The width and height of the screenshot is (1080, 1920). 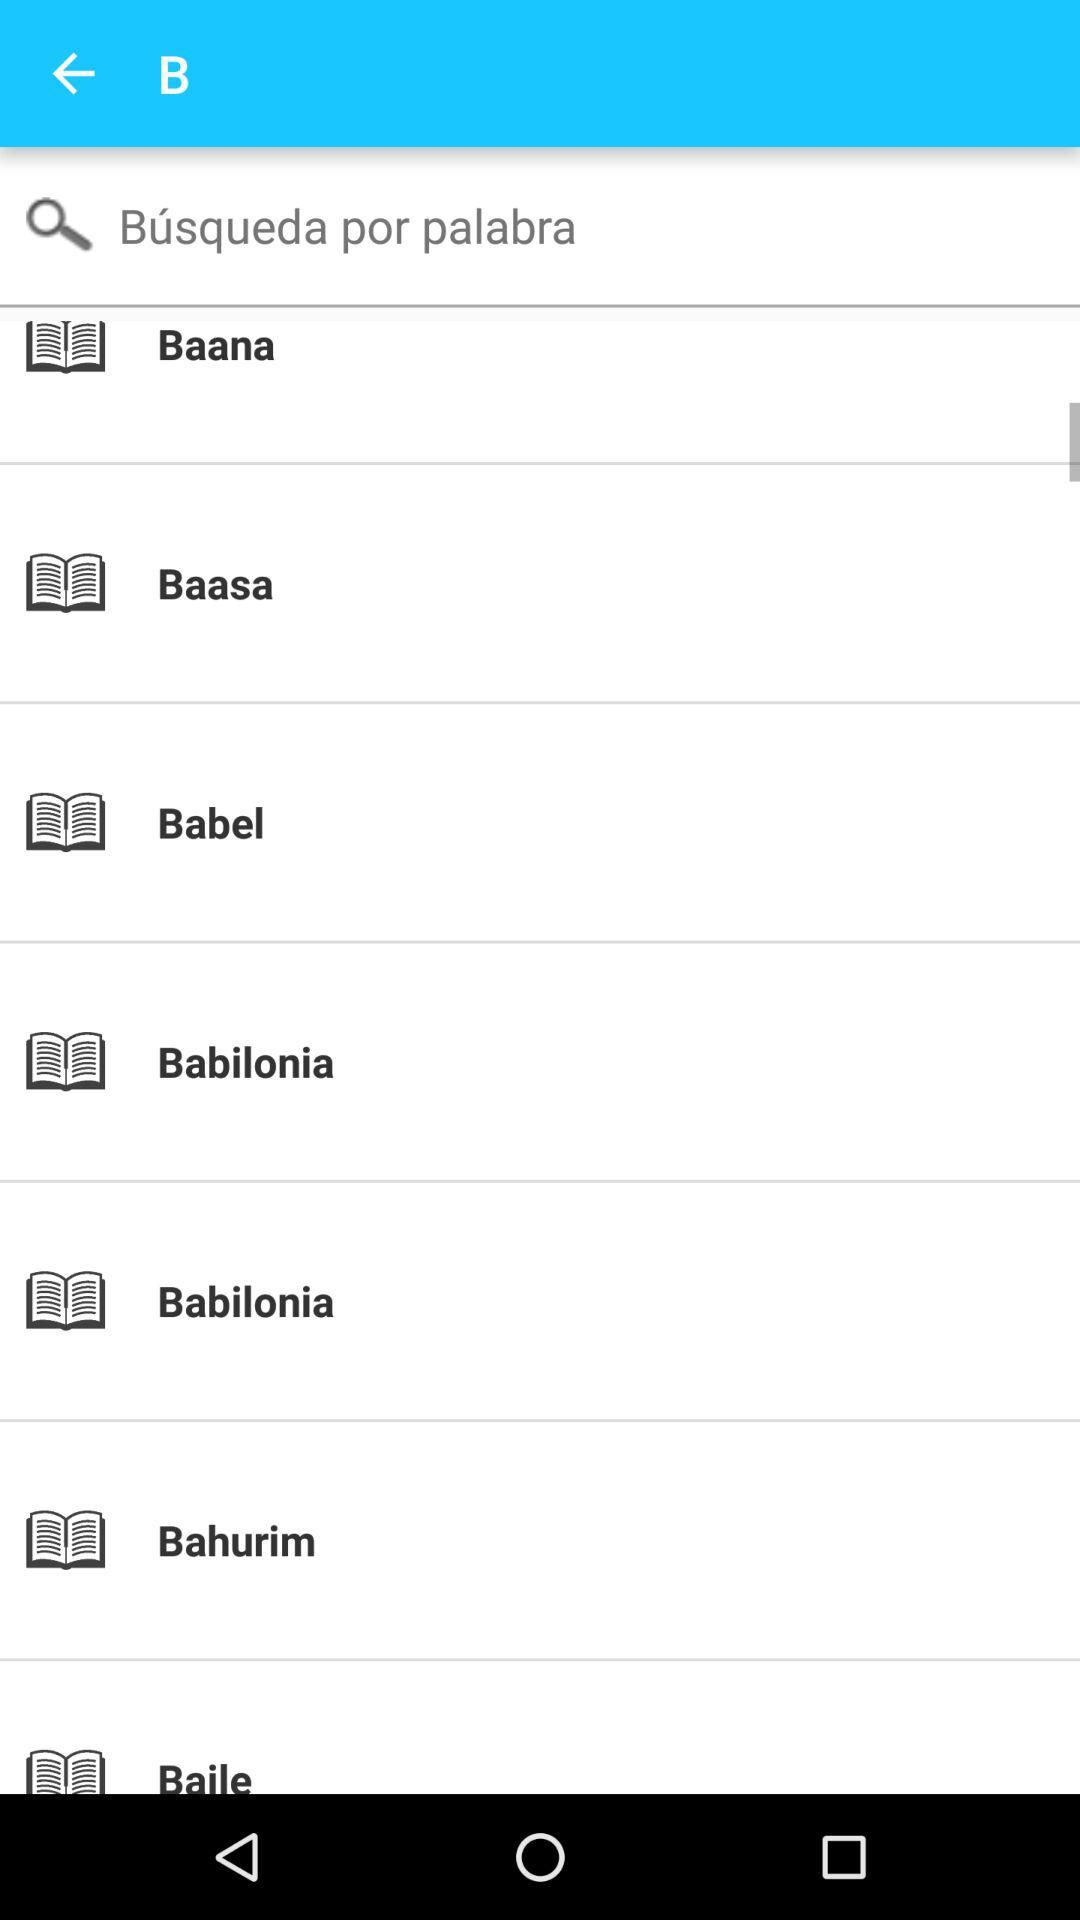 What do you see at coordinates (574, 1772) in the screenshot?
I see `the baile` at bounding box center [574, 1772].